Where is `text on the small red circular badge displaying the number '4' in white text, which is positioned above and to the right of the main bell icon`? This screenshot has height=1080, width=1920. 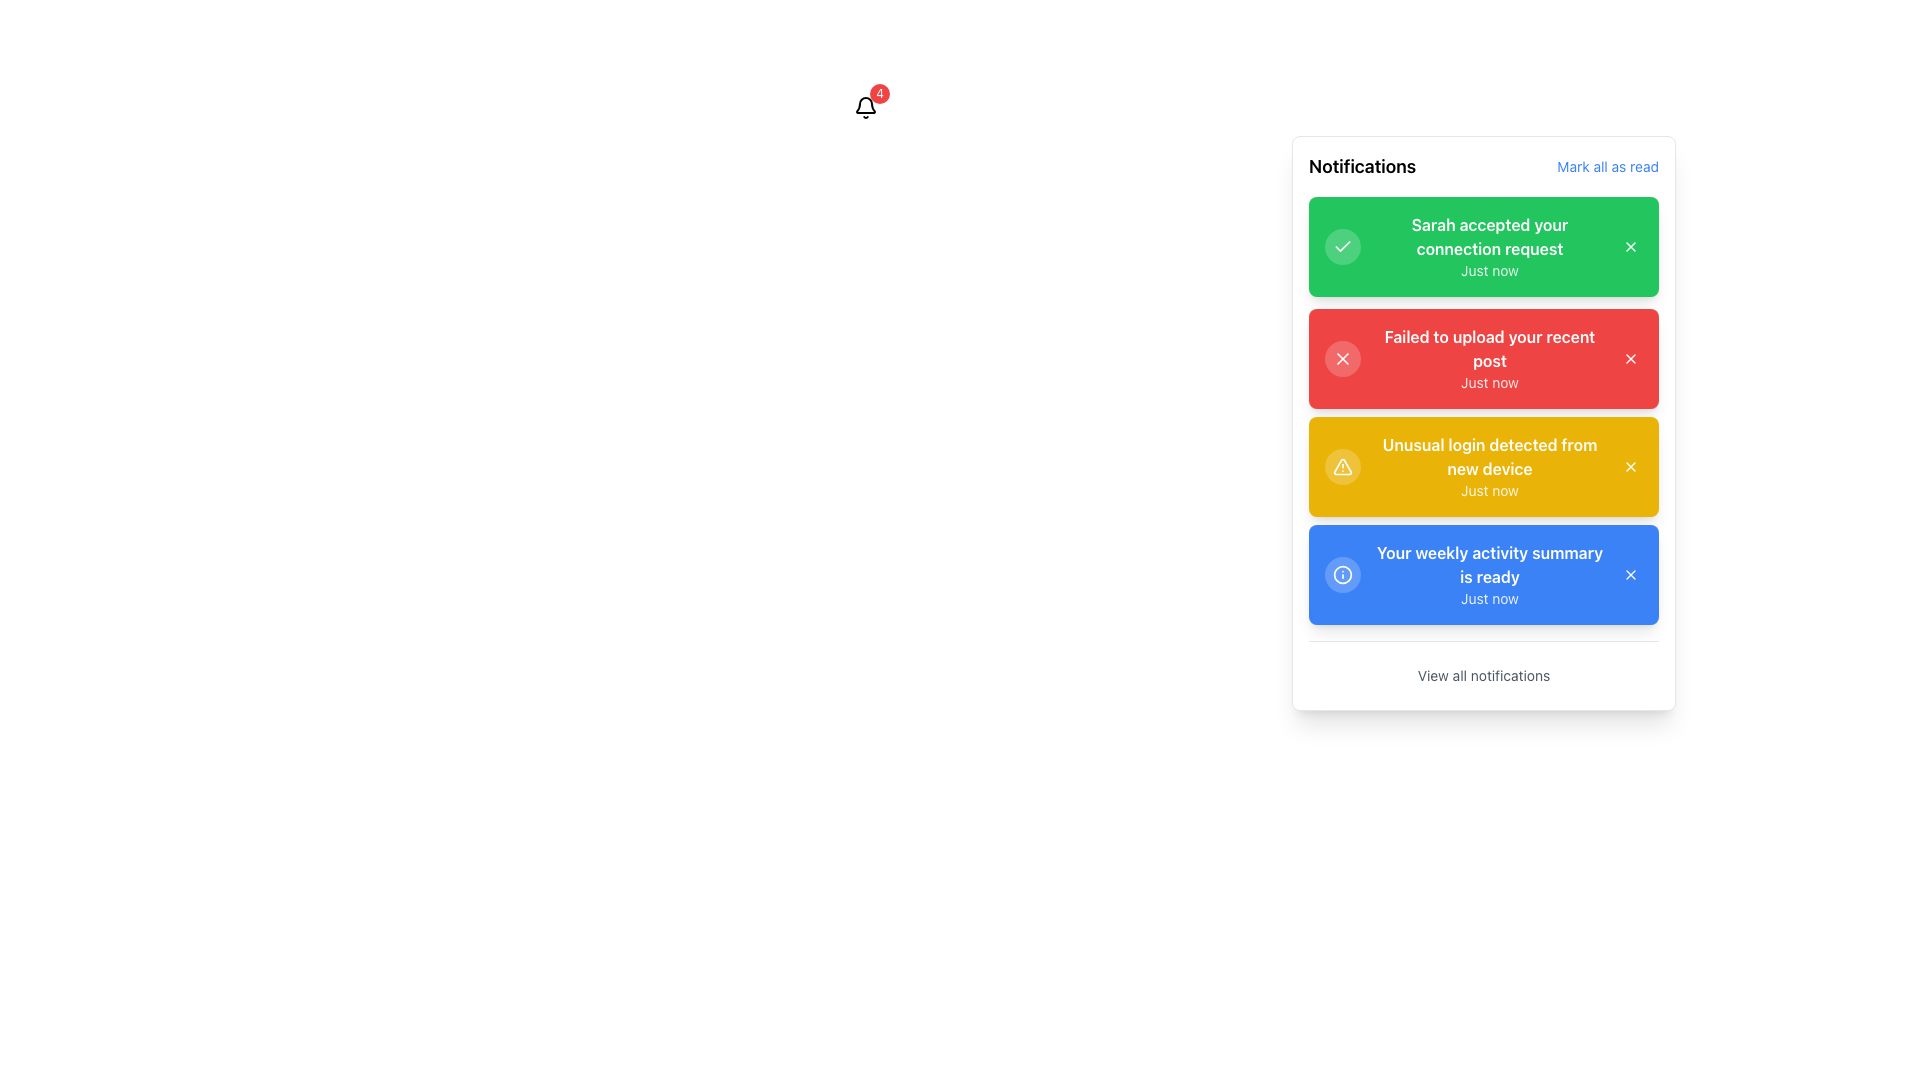
text on the small red circular badge displaying the number '4' in white text, which is positioned above and to the right of the main bell icon is located at coordinates (879, 93).